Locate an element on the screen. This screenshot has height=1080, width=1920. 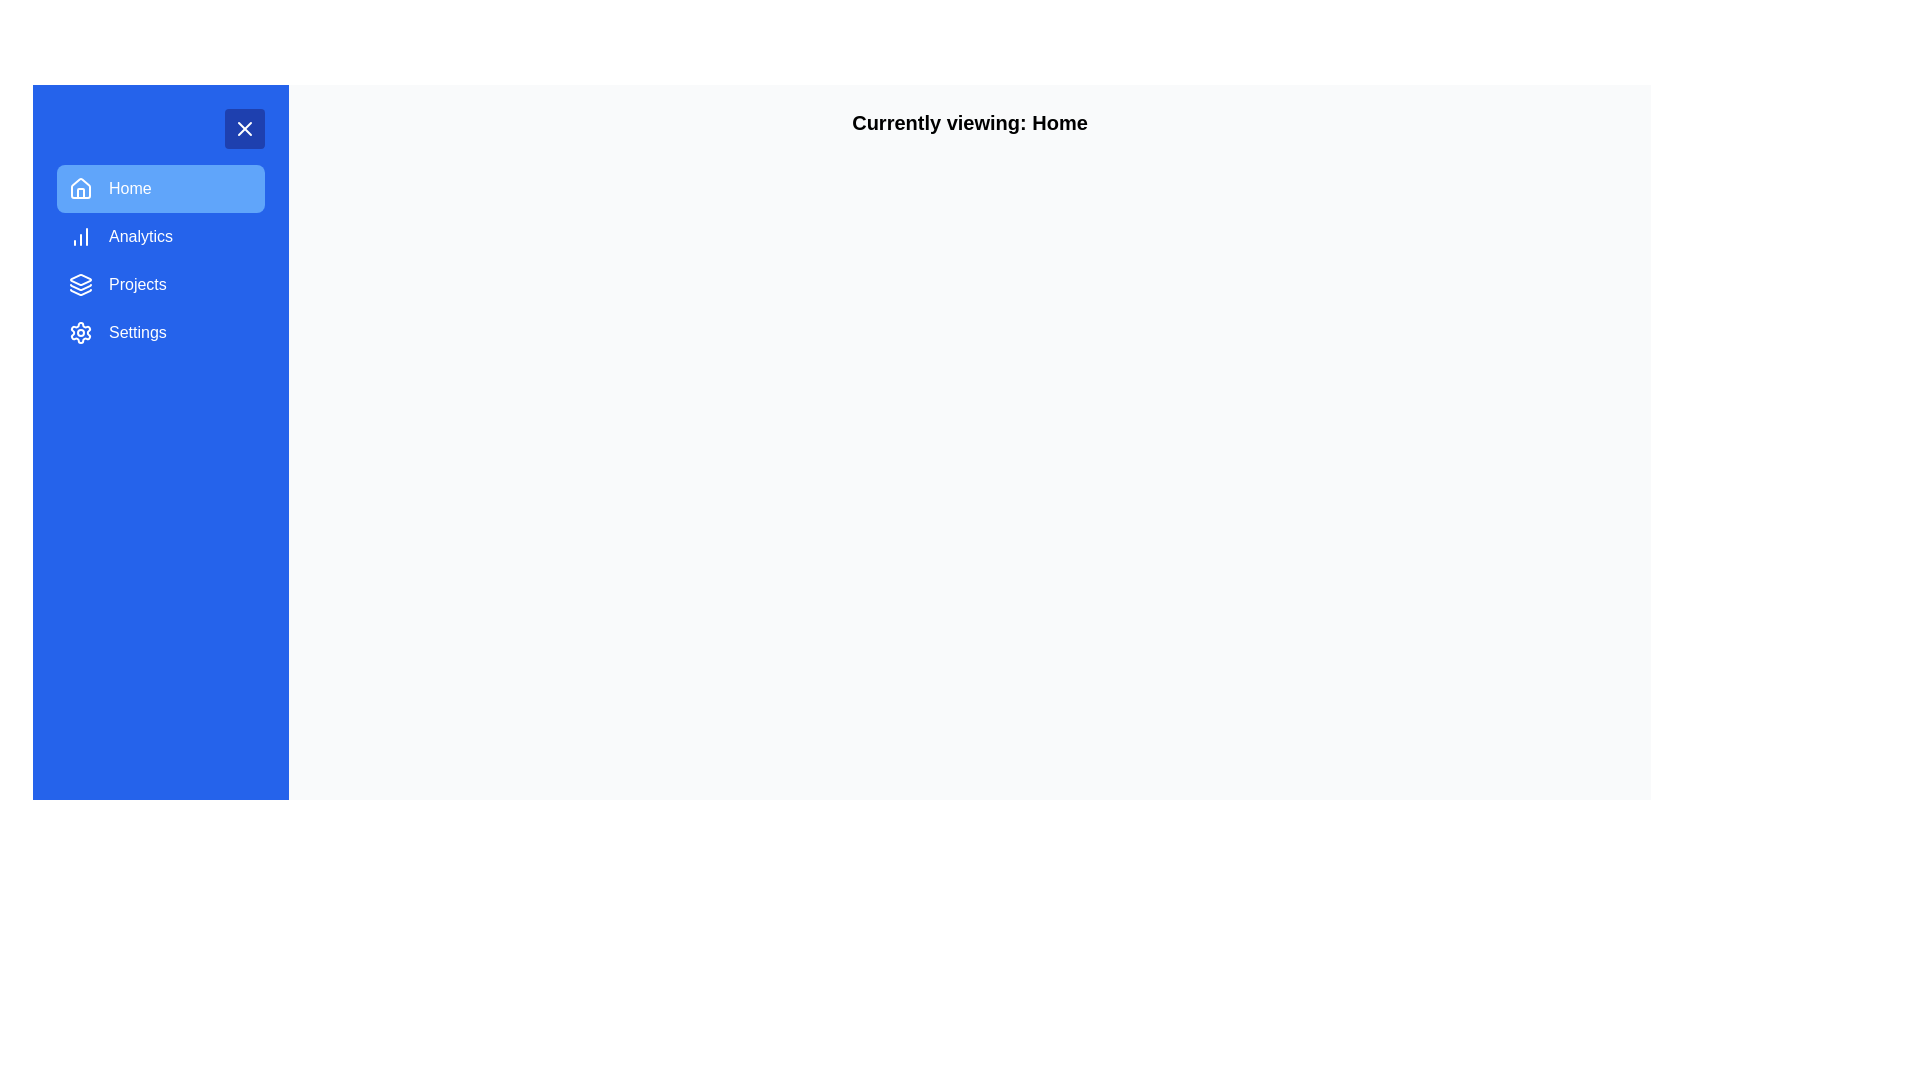
the second topmost menu item labeled 'Analytics' in the vertical navigation menu on the left sidebar is located at coordinates (161, 260).